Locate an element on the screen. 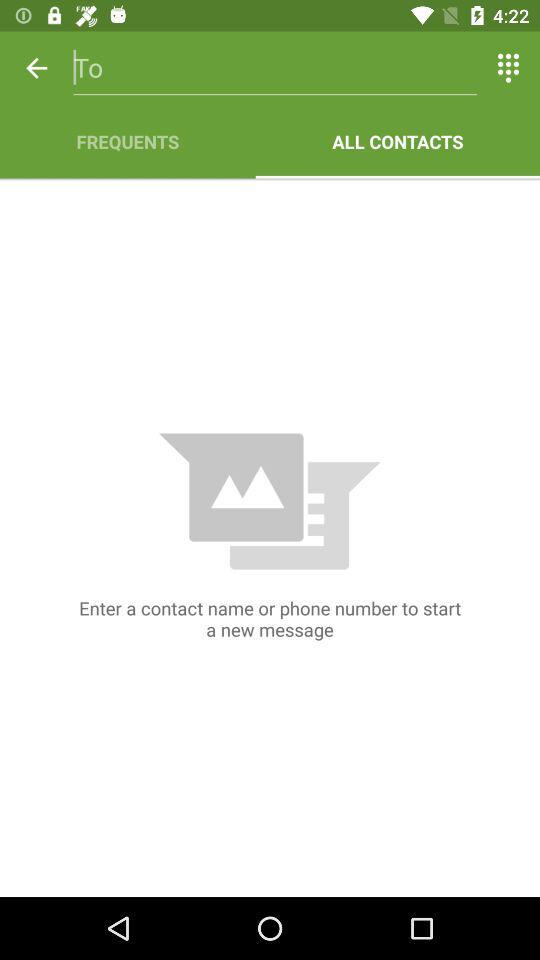  the item next to the frequents item is located at coordinates (397, 140).